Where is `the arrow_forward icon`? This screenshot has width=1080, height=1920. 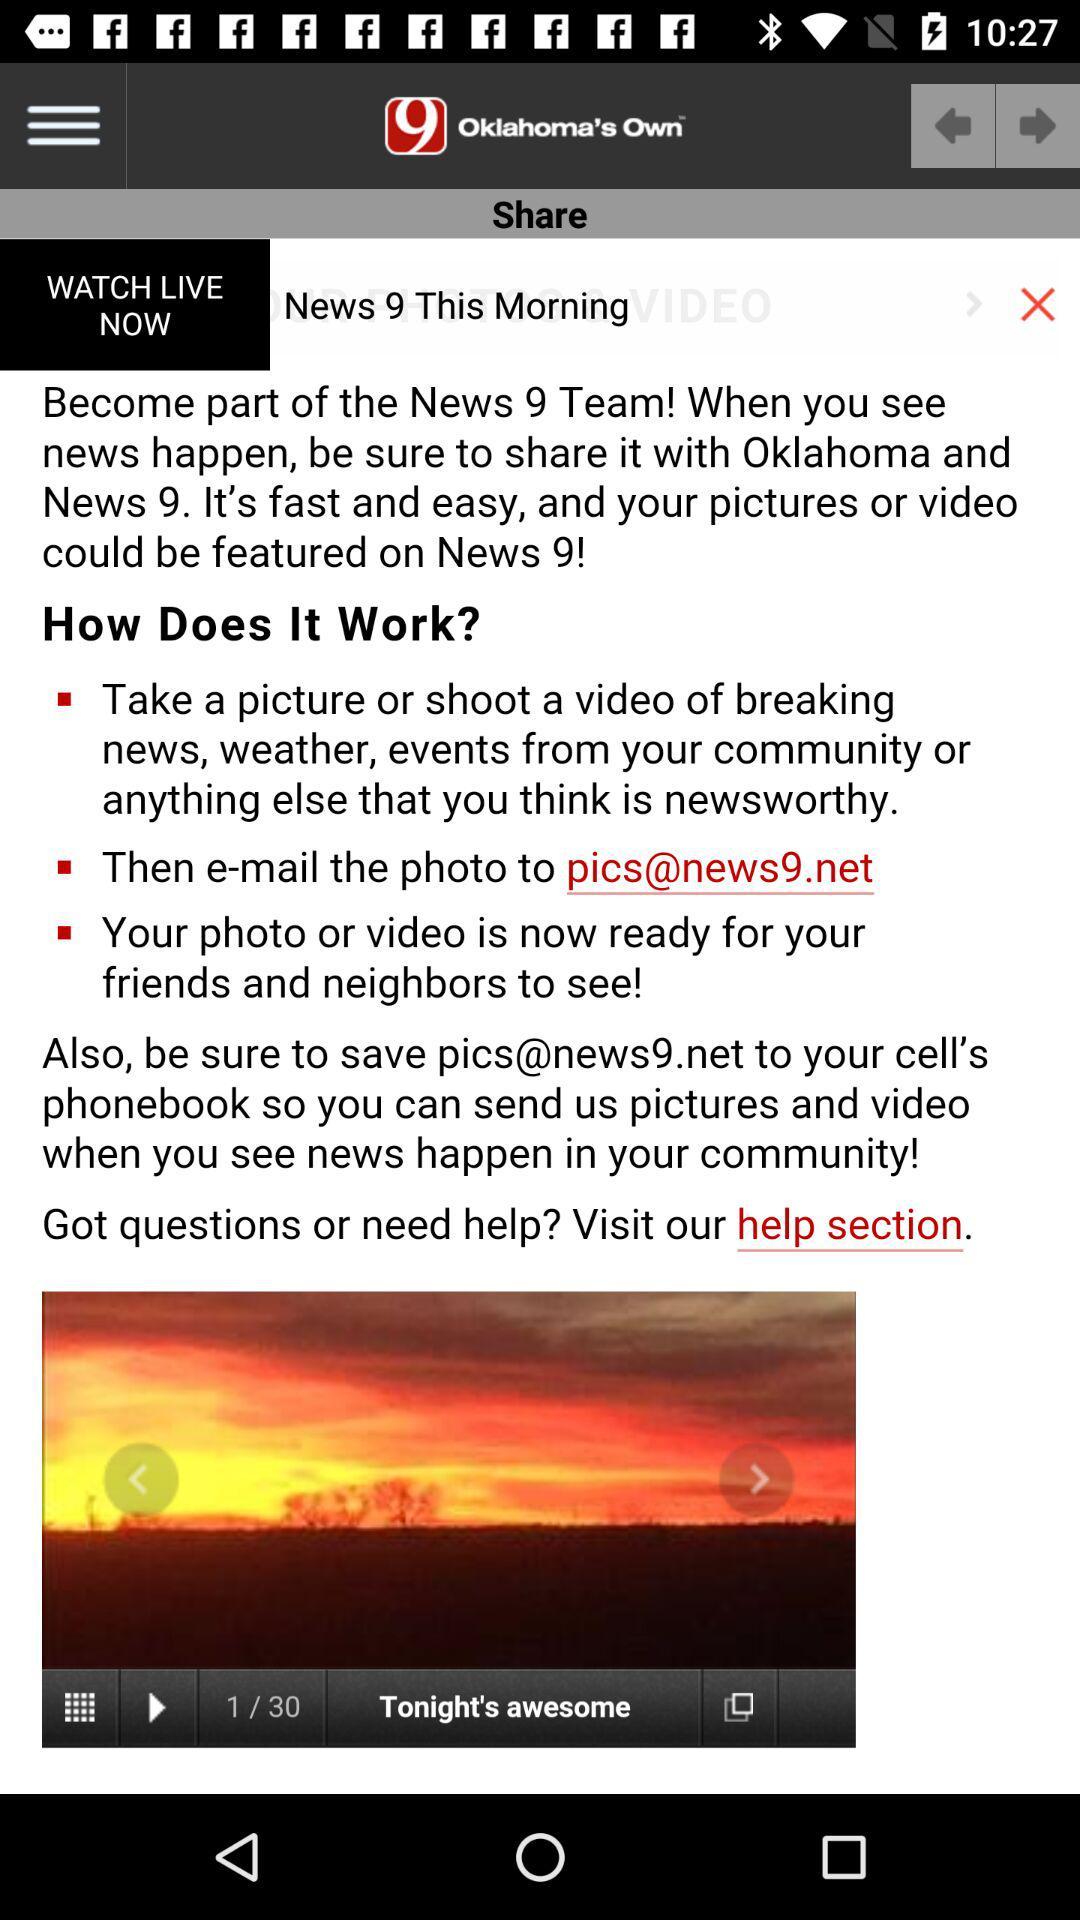
the arrow_forward icon is located at coordinates (1036, 124).